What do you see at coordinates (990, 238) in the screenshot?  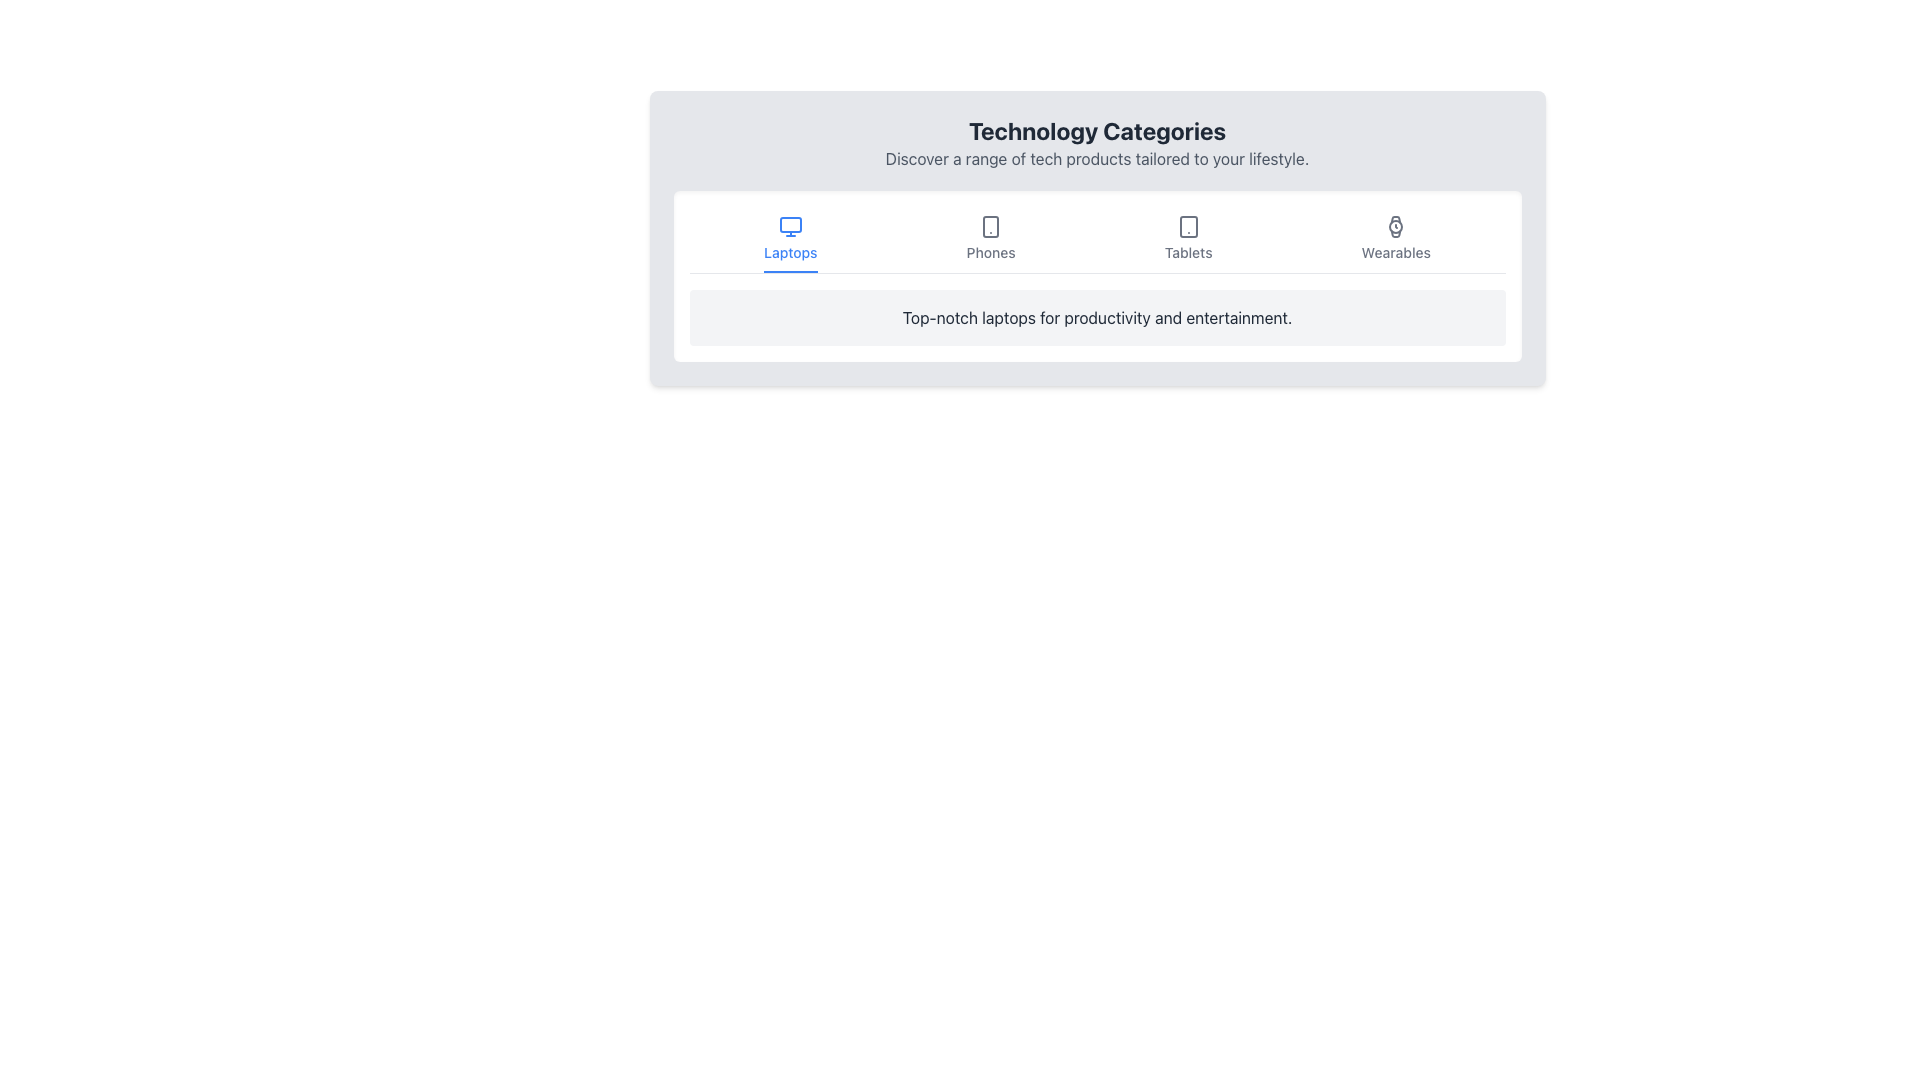 I see `the navigation button positioned in the second slot from the left` at bounding box center [990, 238].